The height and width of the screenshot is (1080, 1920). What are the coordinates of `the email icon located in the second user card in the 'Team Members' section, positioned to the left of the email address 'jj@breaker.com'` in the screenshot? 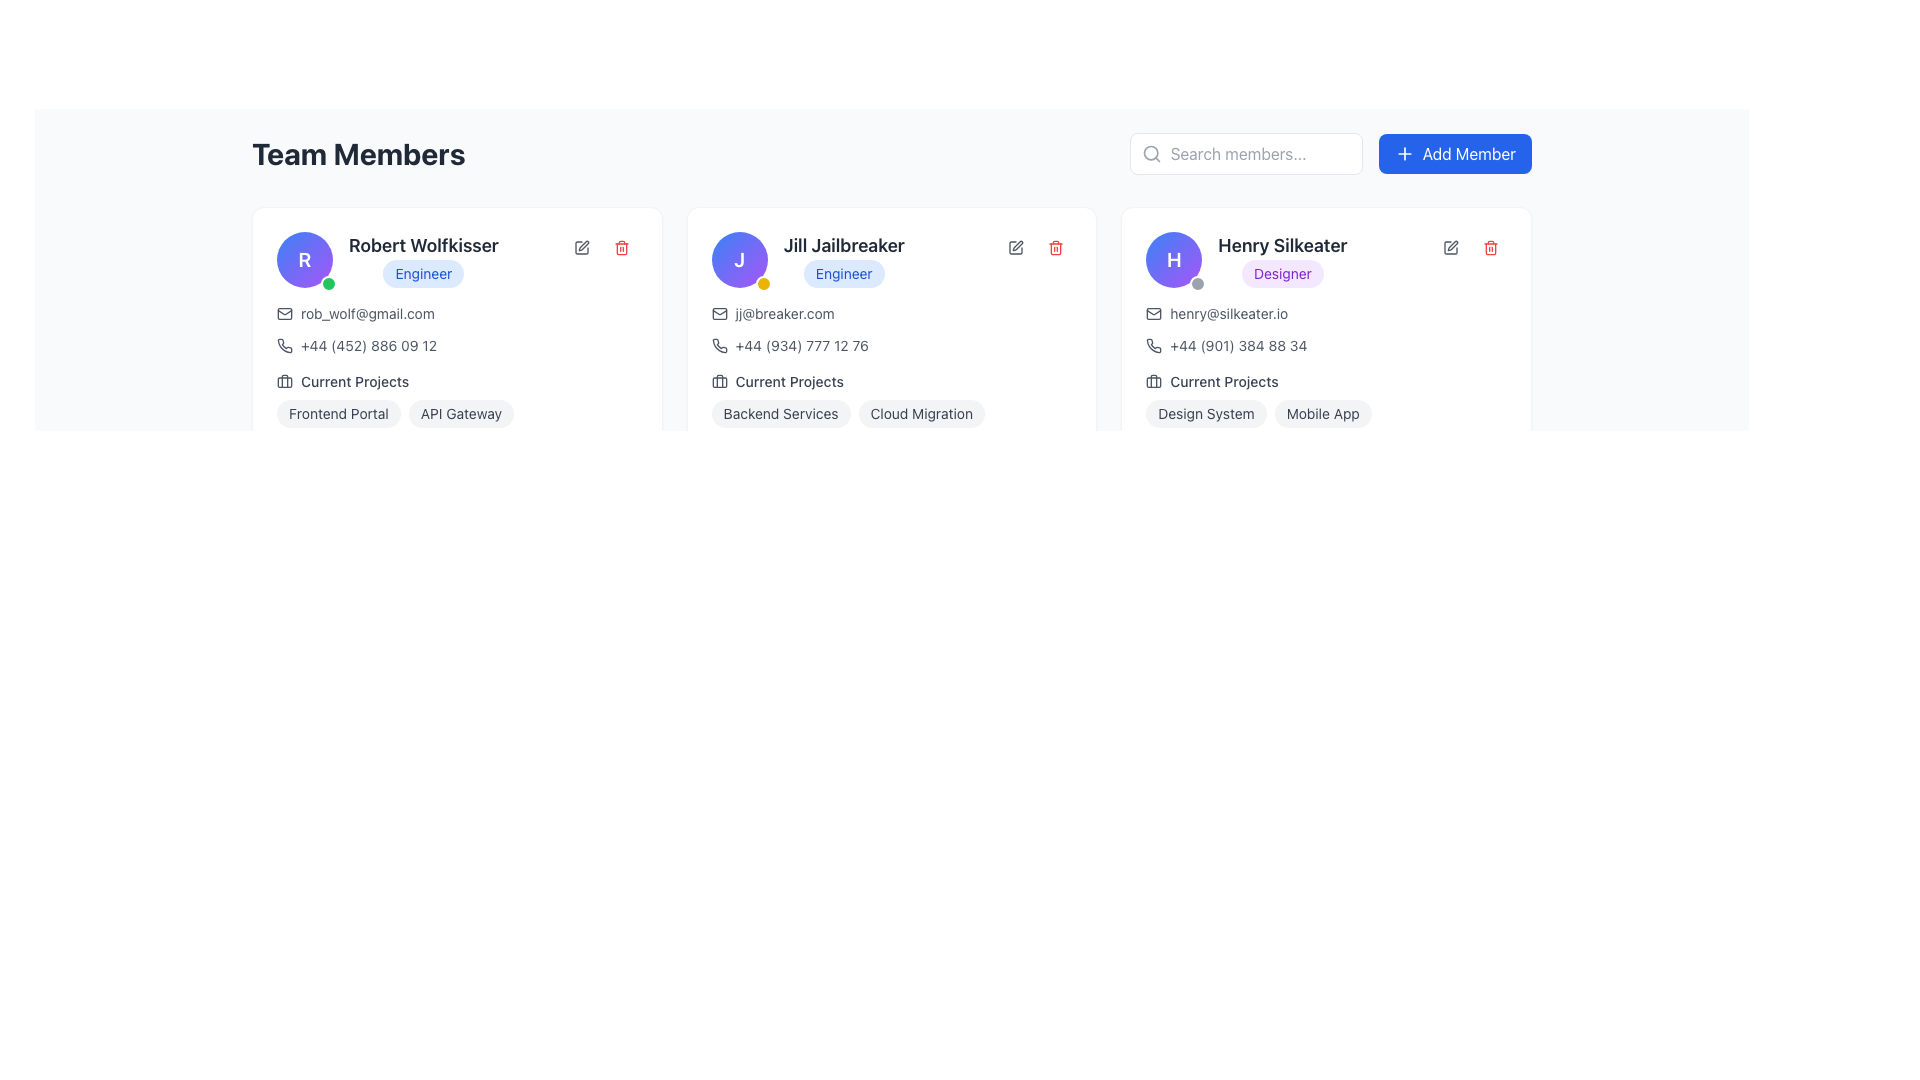 It's located at (719, 313).